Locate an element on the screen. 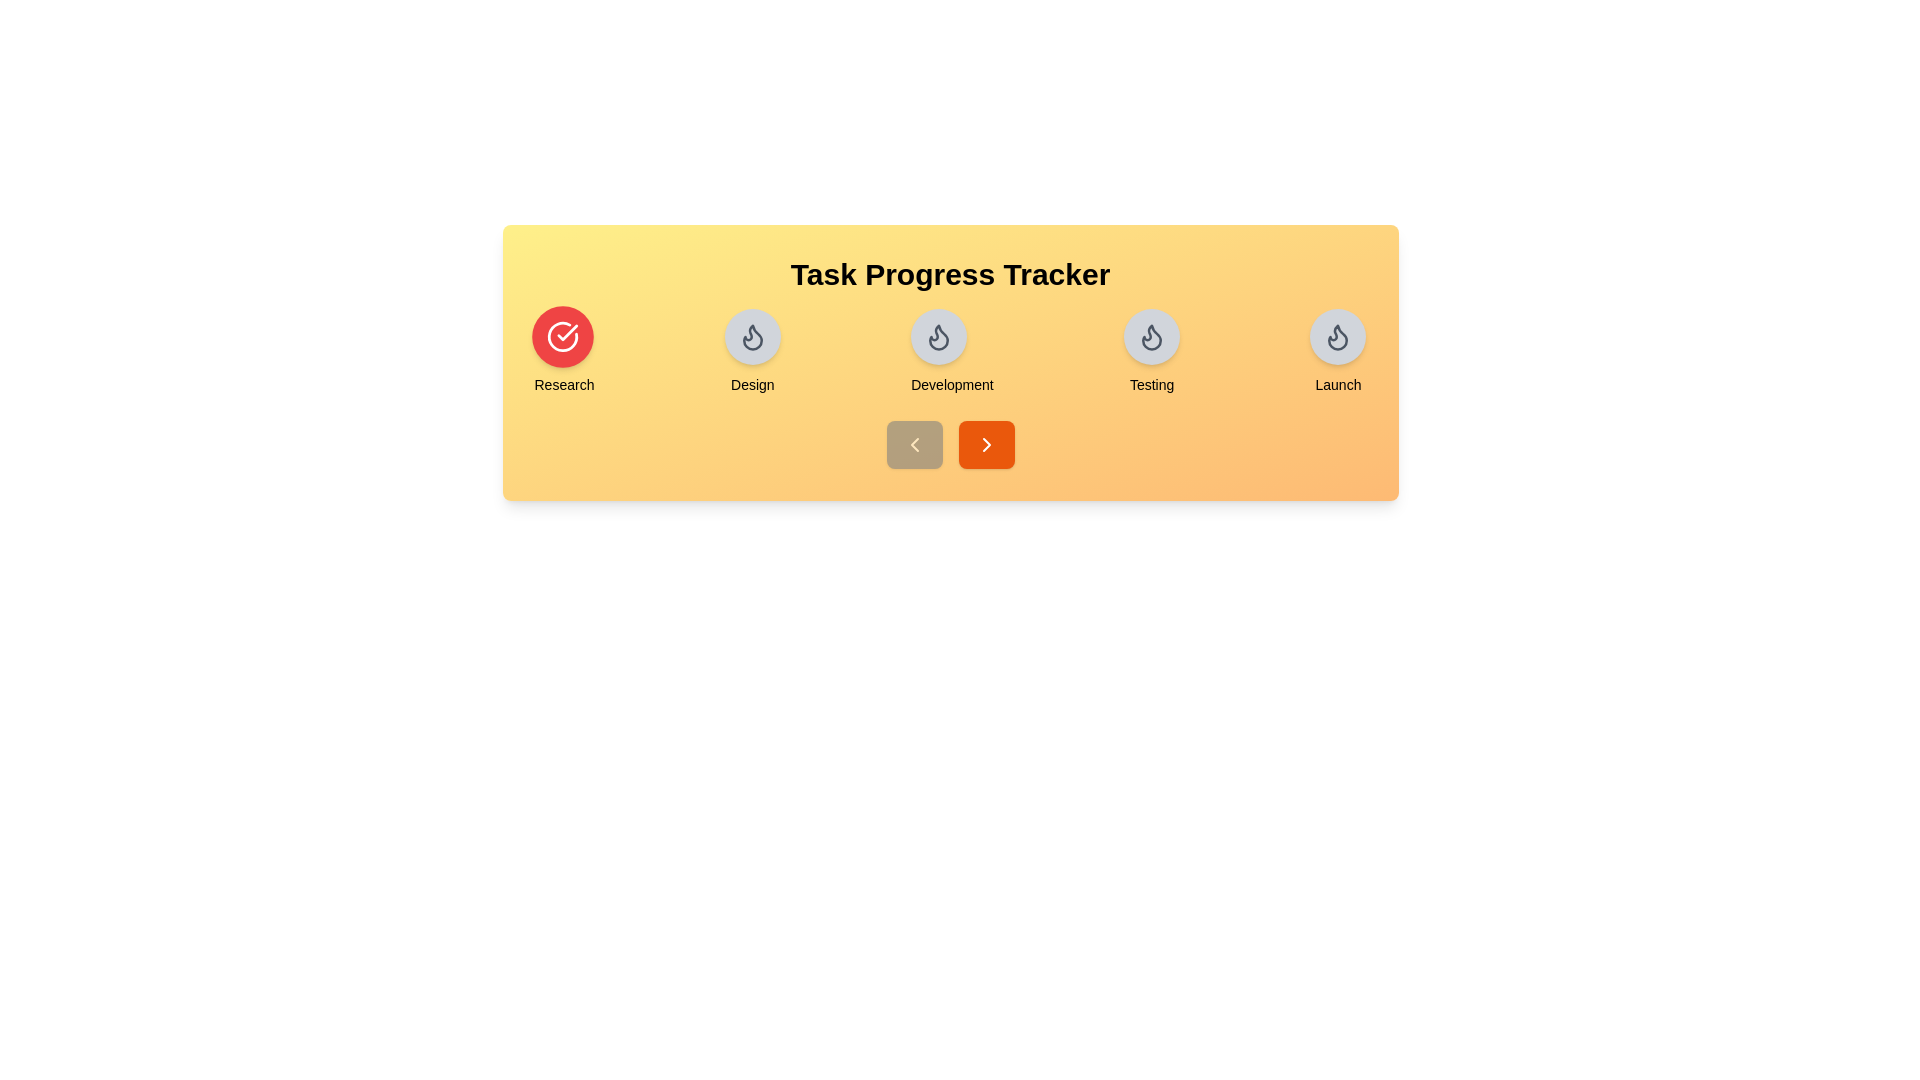 This screenshot has height=1080, width=1920. the static text label located directly below the circular red icon, which serves as a descriptive title for the icon's function is located at coordinates (563, 385).